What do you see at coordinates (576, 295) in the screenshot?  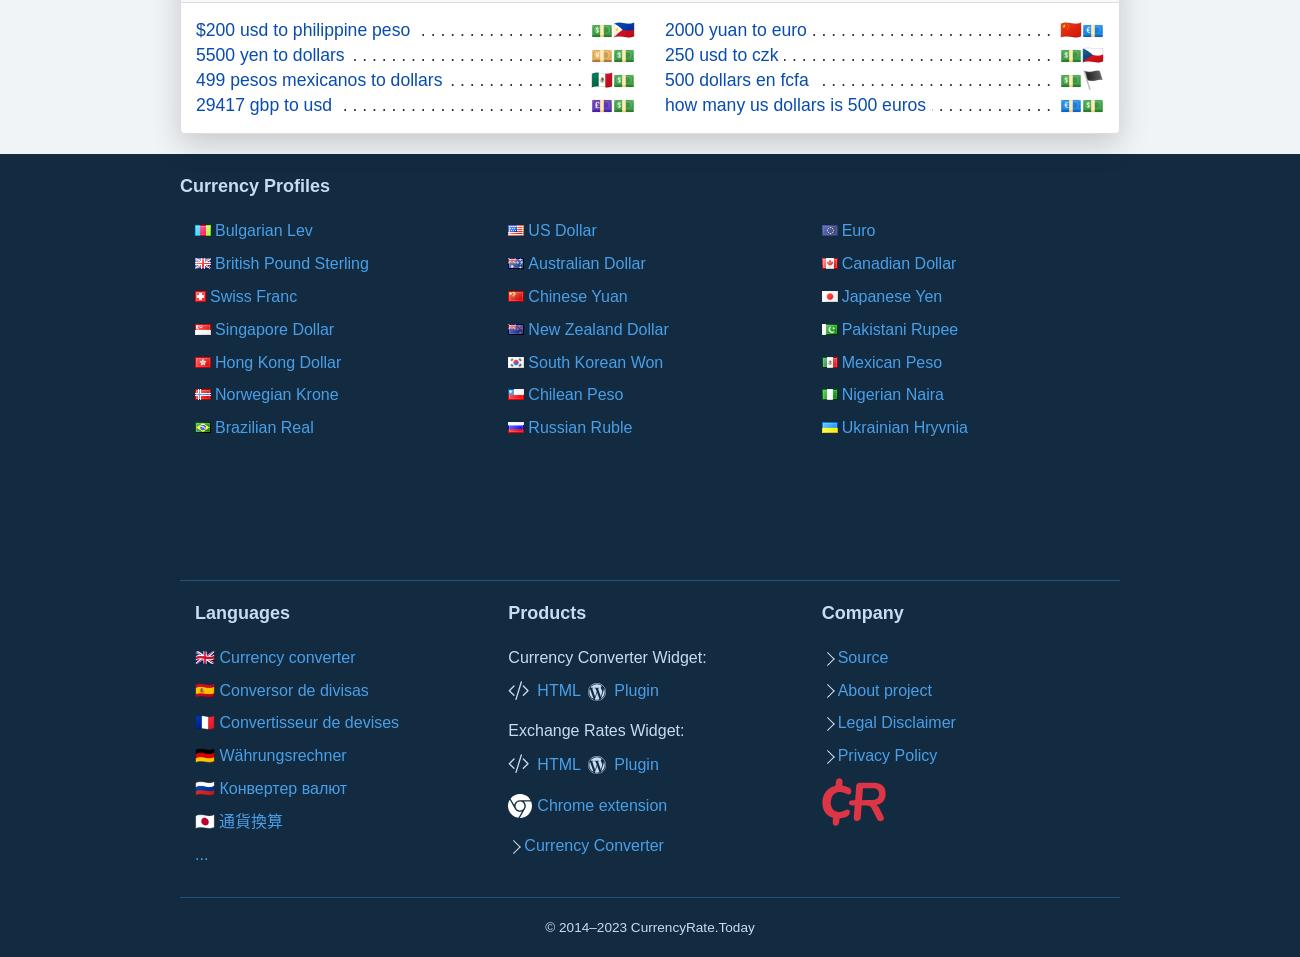 I see `'Chinese Yuan'` at bounding box center [576, 295].